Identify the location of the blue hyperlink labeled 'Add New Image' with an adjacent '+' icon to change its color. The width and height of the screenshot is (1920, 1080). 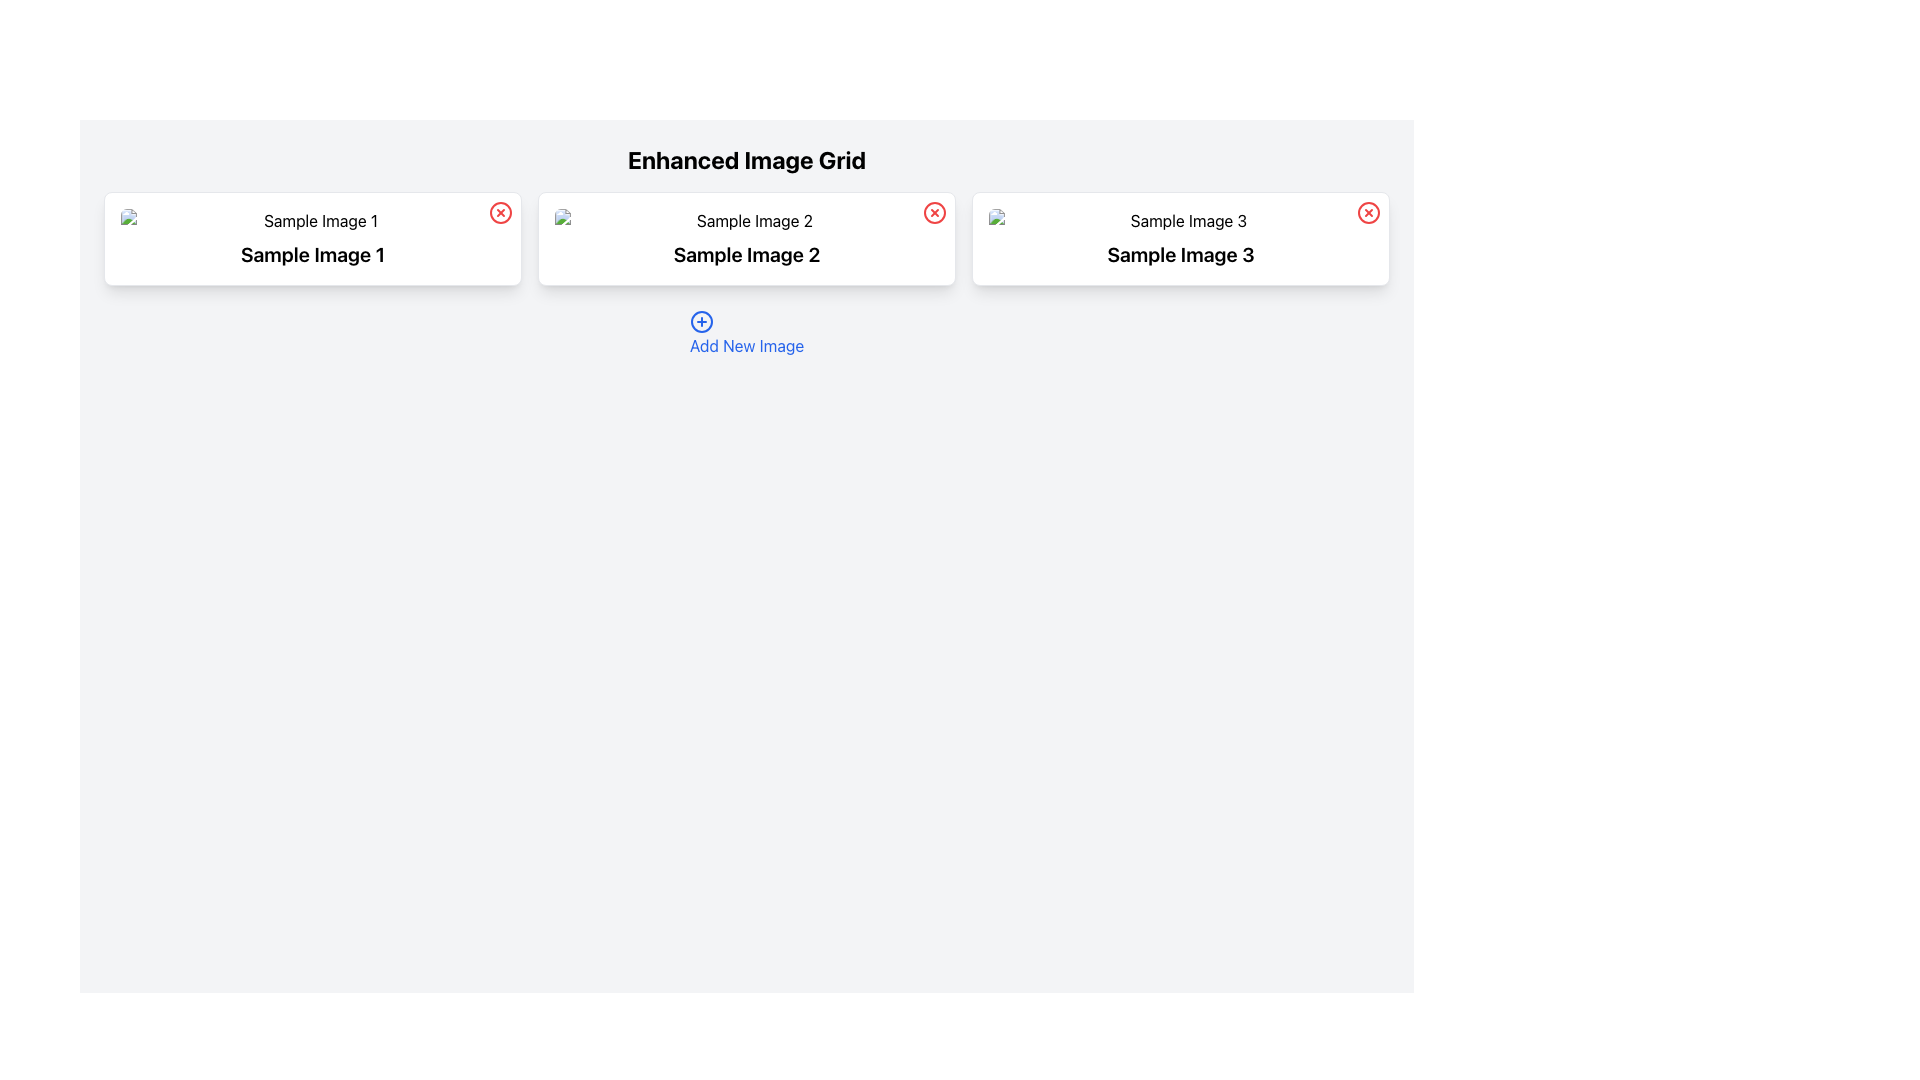
(746, 333).